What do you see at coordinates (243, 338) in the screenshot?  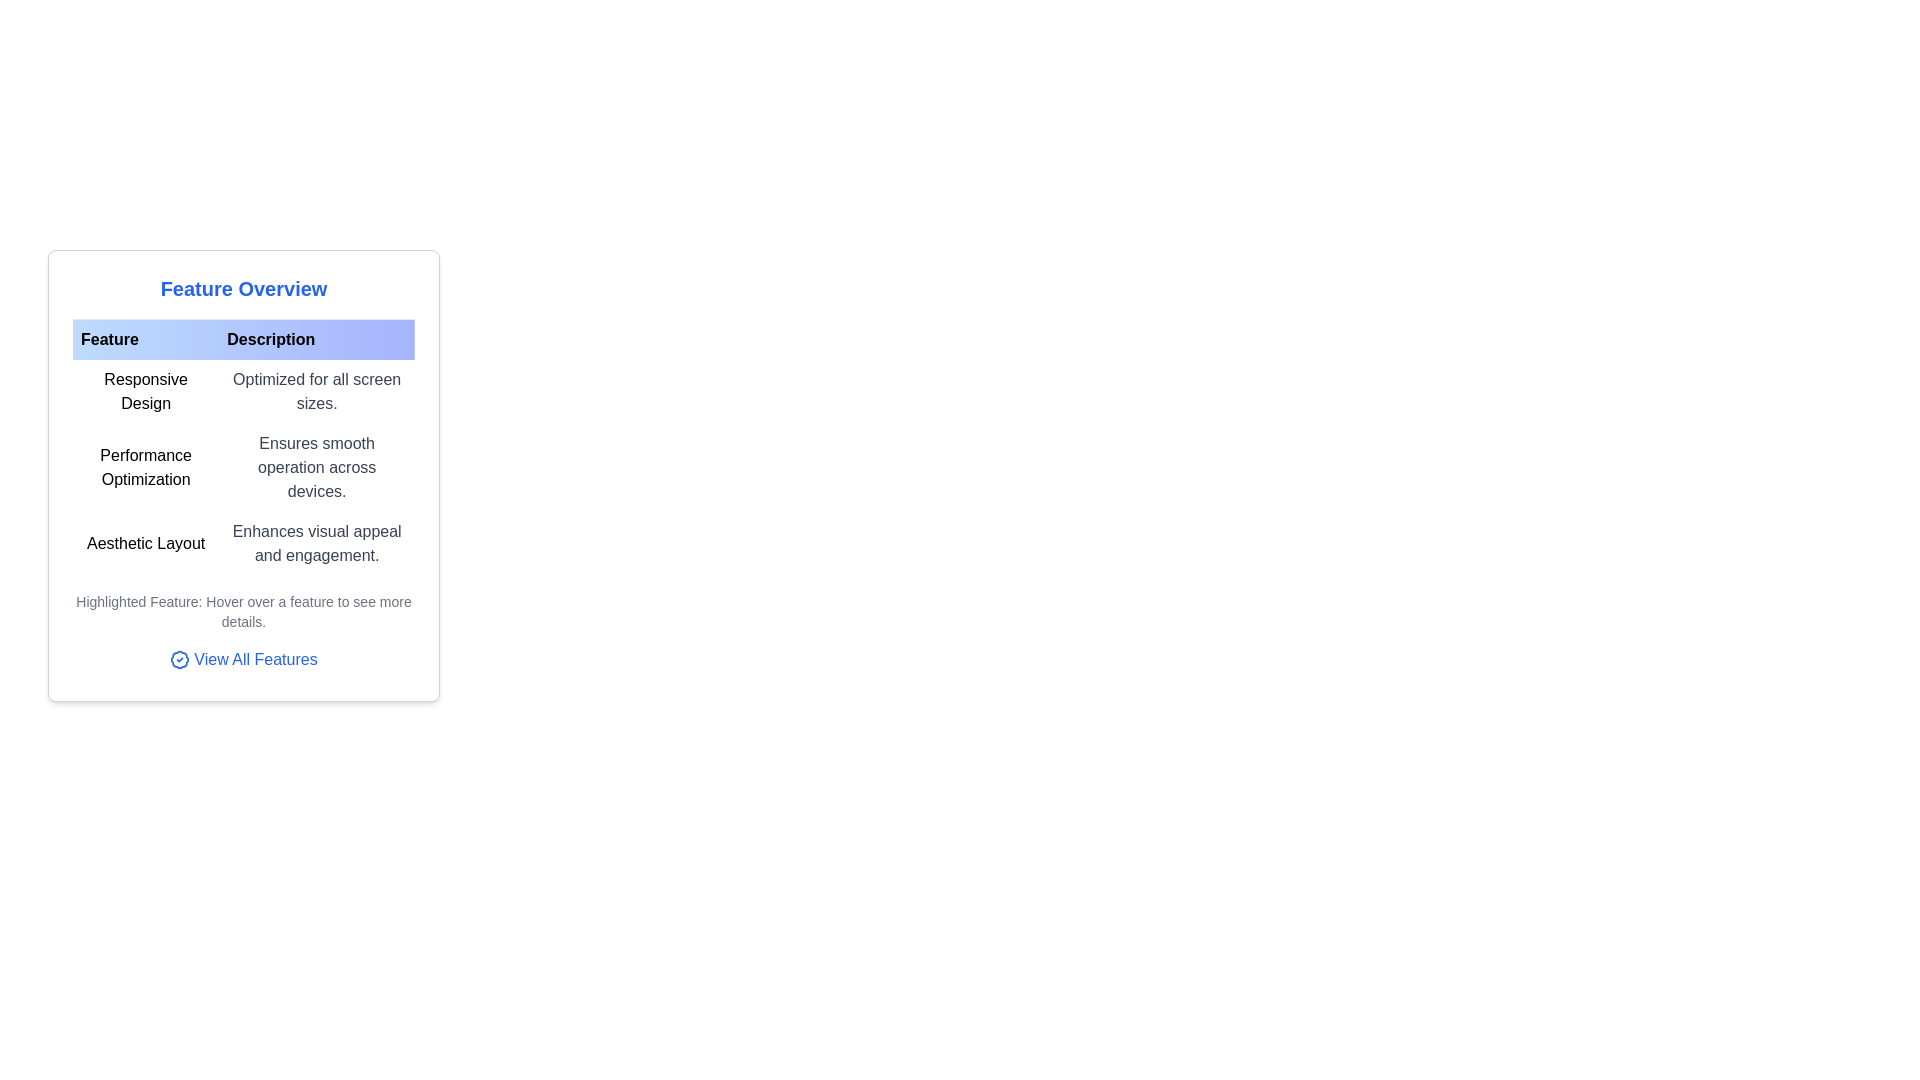 I see `the Table Header Row which has a gradient background and contains the text segments 'Feature' and 'Description', positioned at the top of the structured list` at bounding box center [243, 338].